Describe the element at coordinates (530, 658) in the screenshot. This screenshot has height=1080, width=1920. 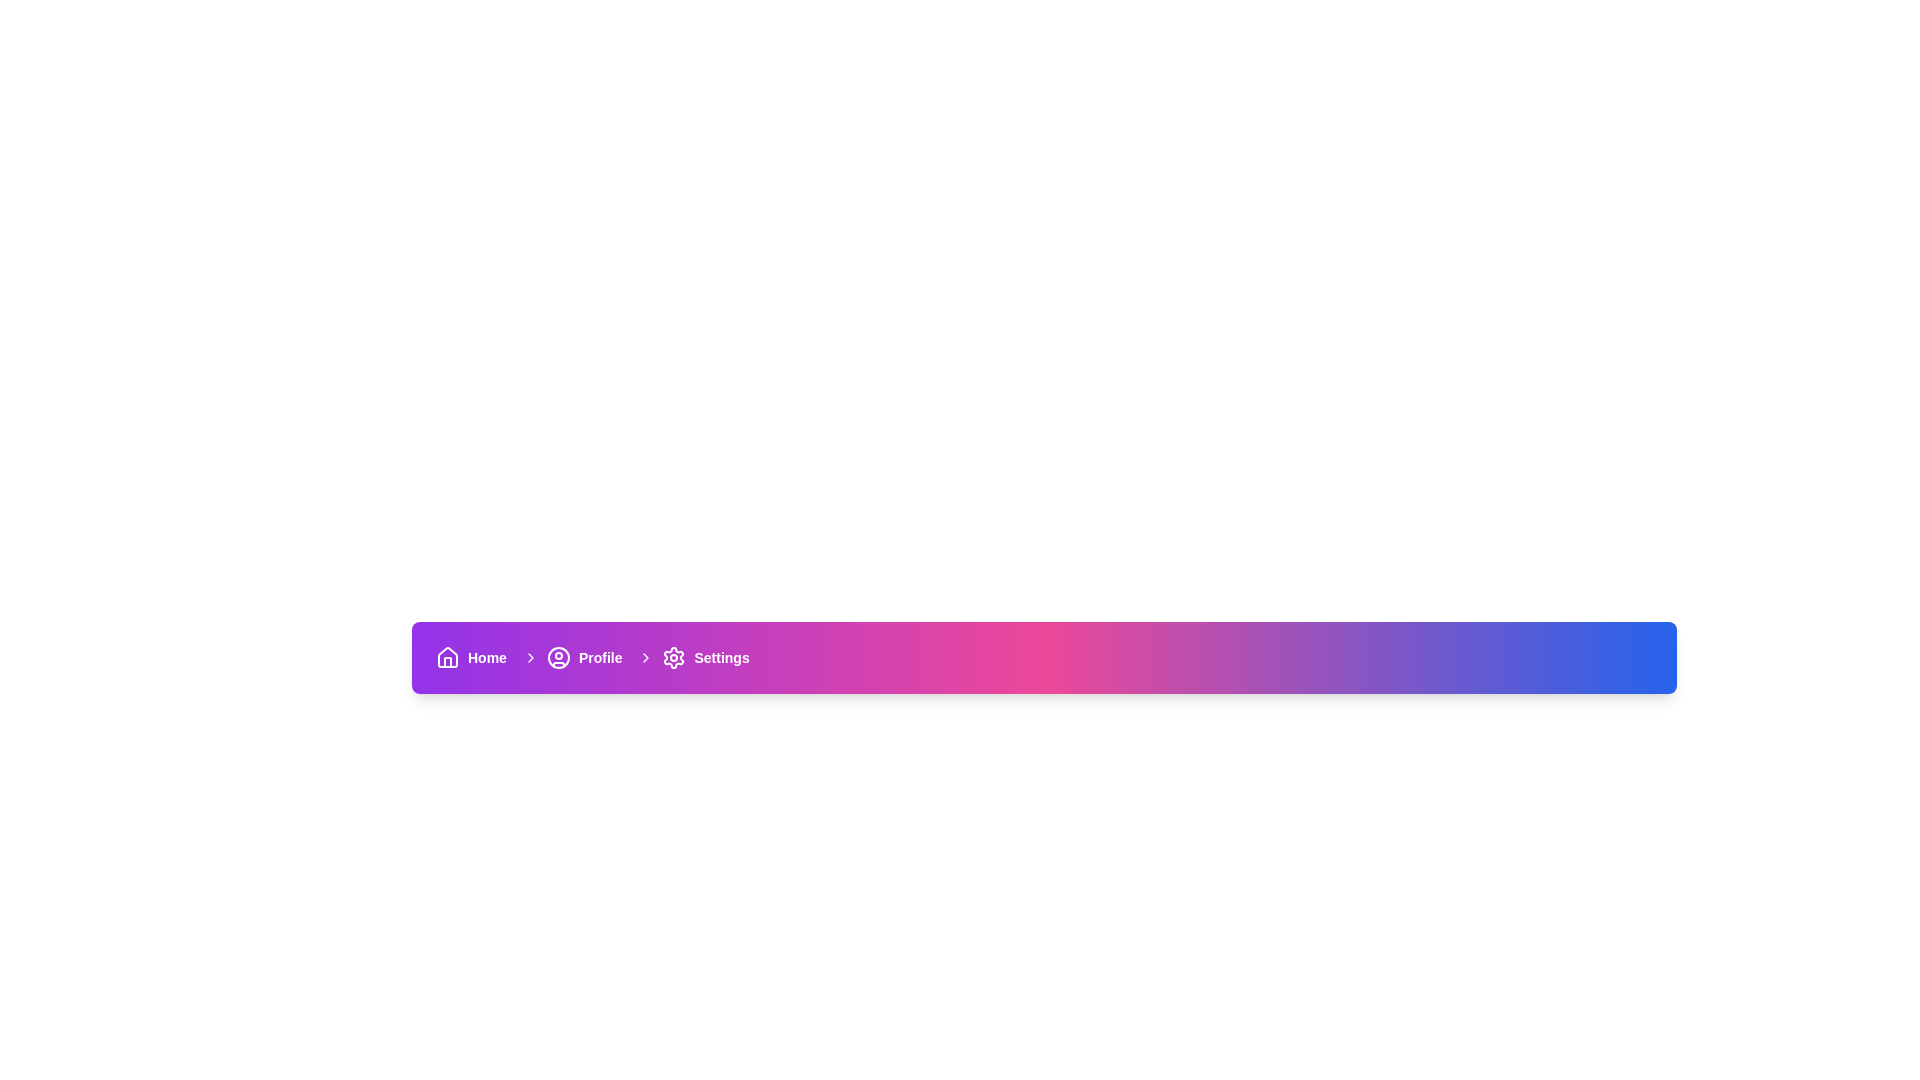
I see `the Chevron icon next to the 'Profile' text on the navigation bar` at that location.